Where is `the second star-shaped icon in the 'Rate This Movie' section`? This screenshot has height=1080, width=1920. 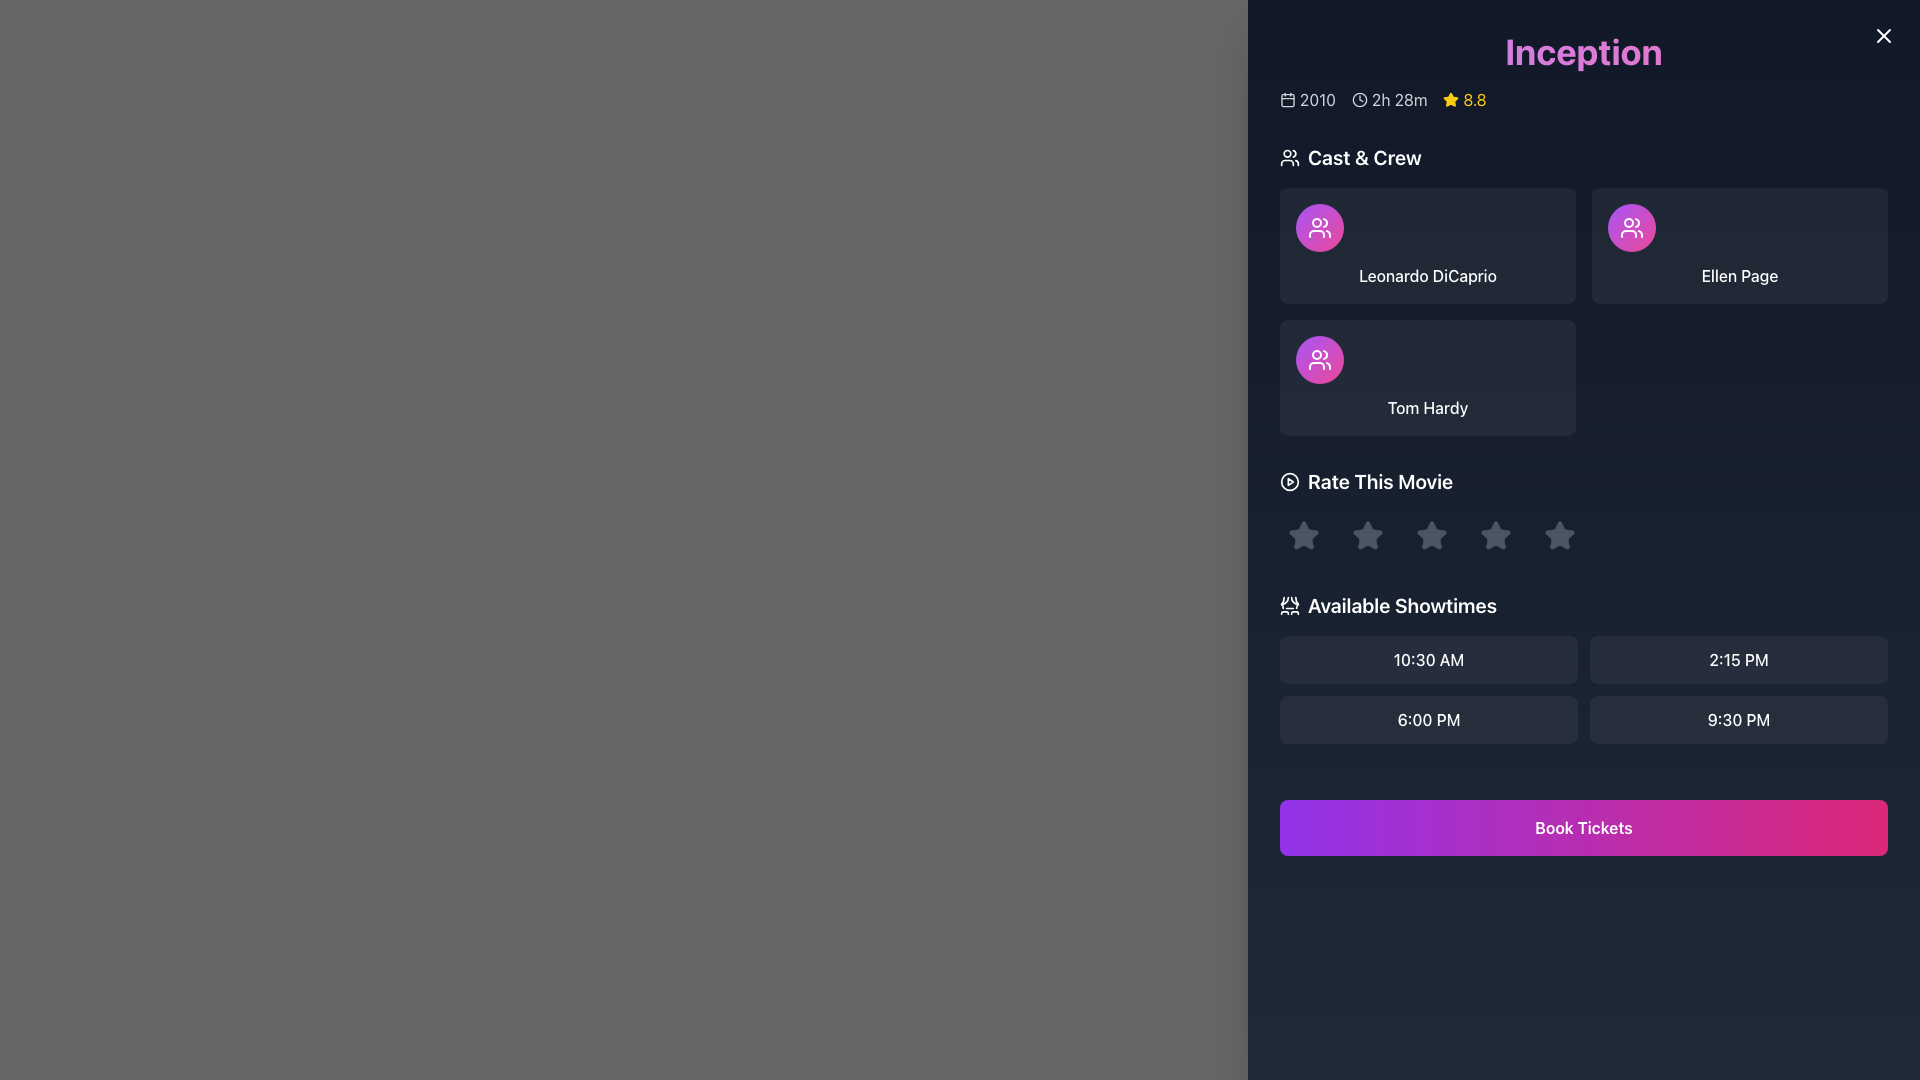 the second star-shaped icon in the 'Rate This Movie' section is located at coordinates (1430, 535).